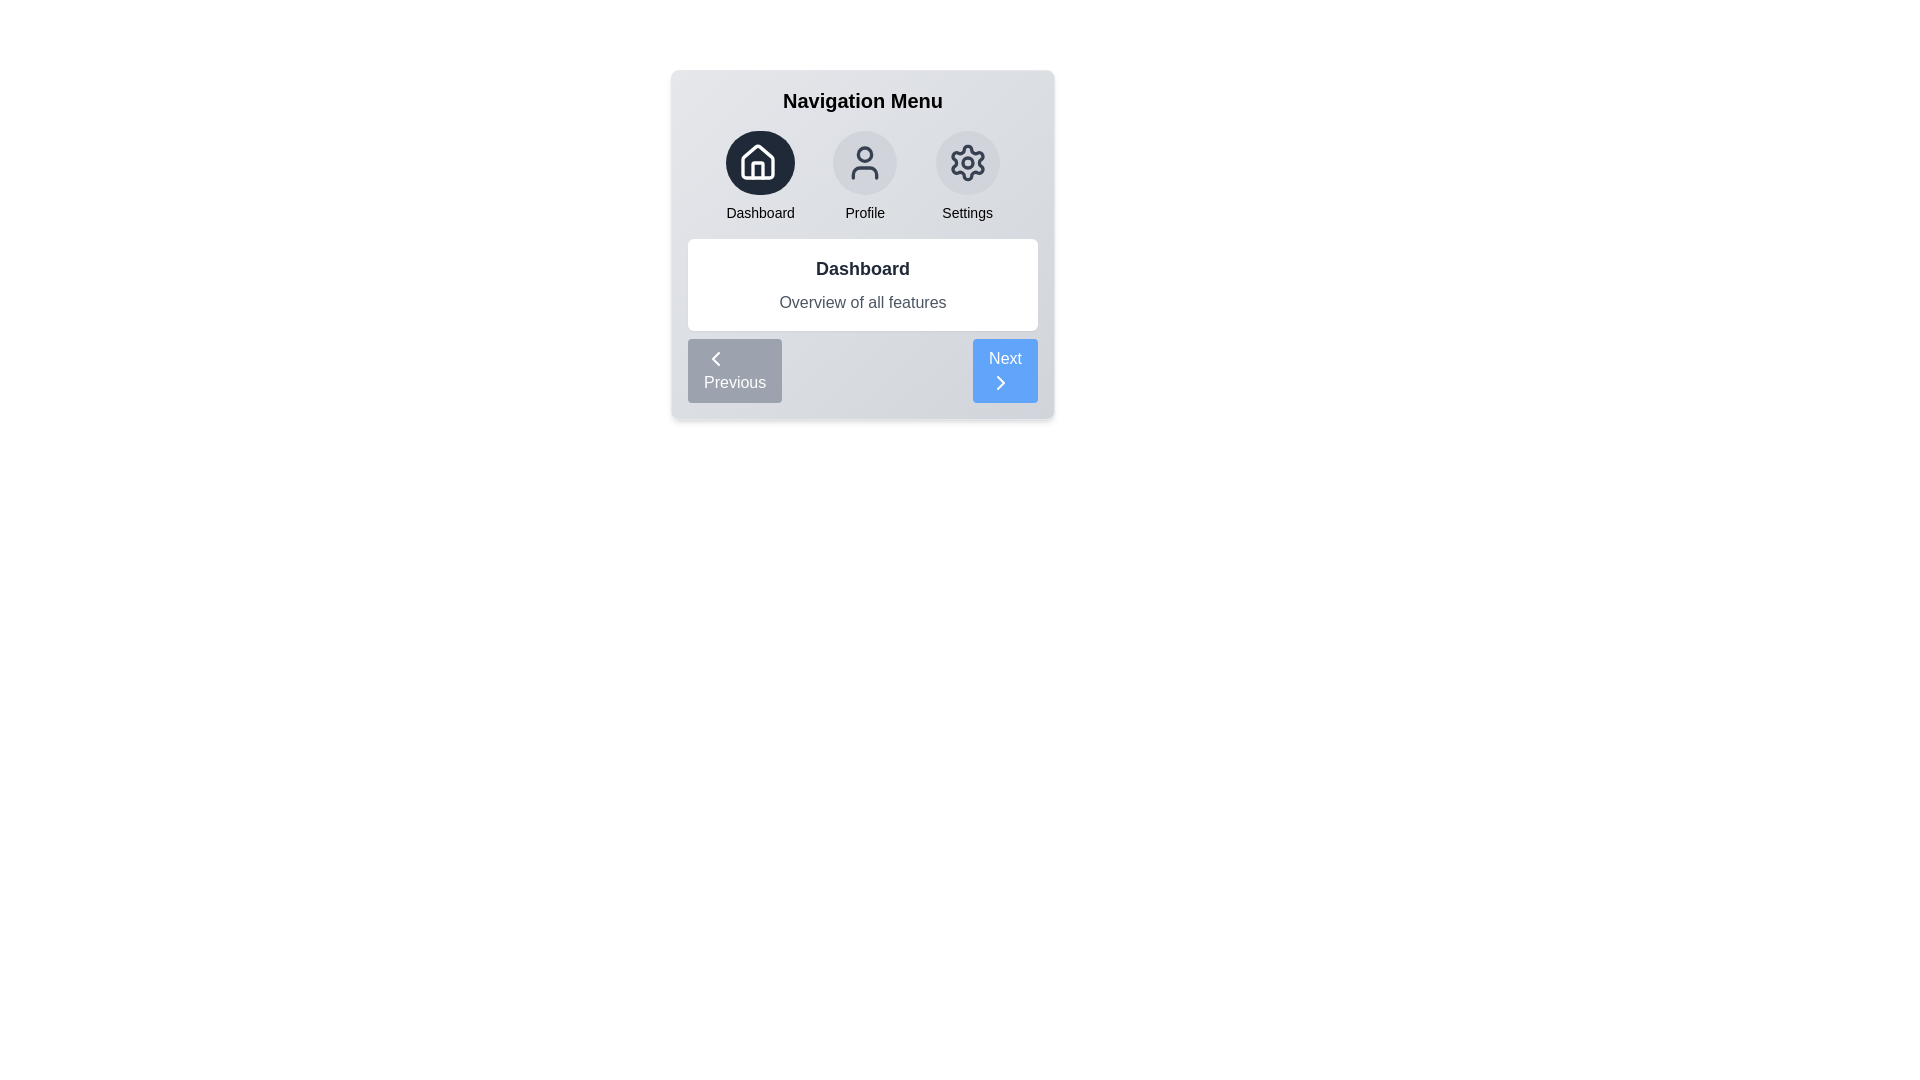 This screenshot has width=1920, height=1080. What do you see at coordinates (1005, 370) in the screenshot?
I see `the Next button to navigate the menu` at bounding box center [1005, 370].